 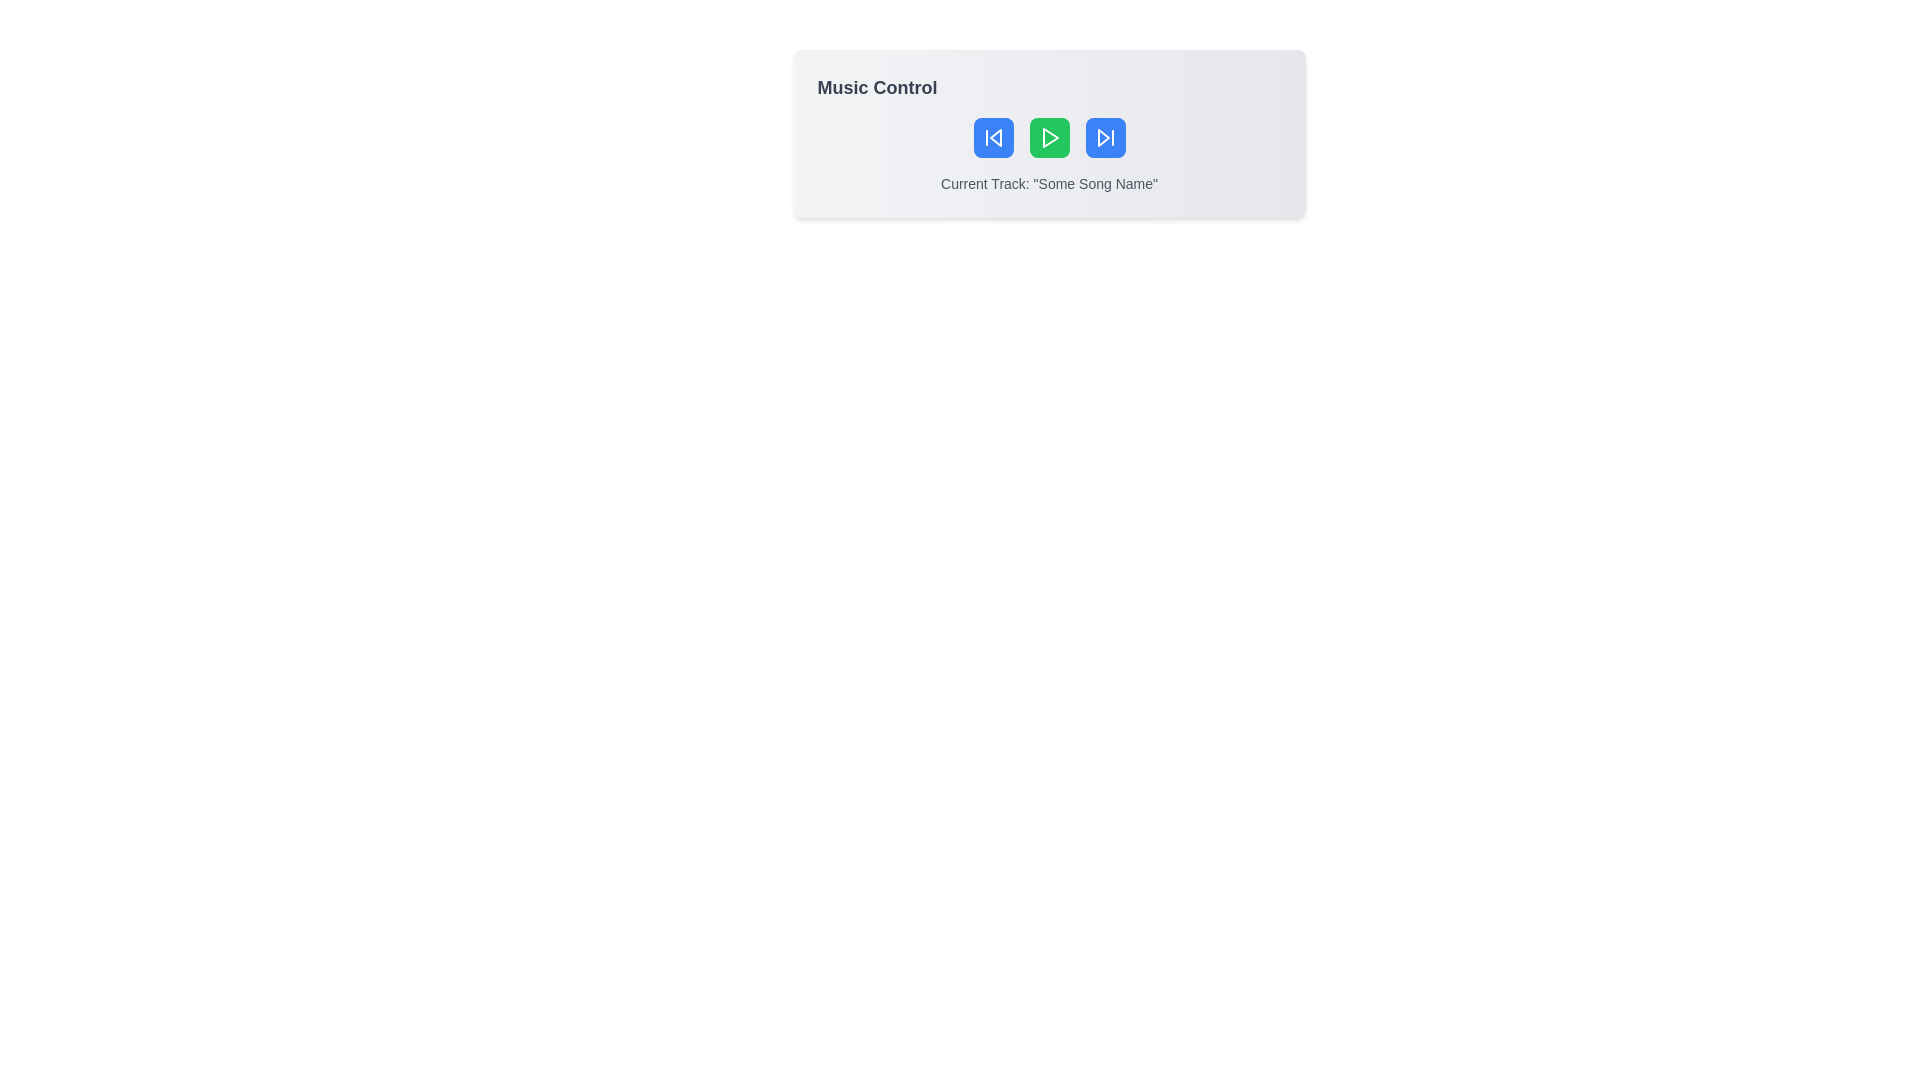 What do you see at coordinates (1048, 137) in the screenshot?
I see `the triangular play icon inside the green circular button in the 'Music Control' interface to visualize the hover effect` at bounding box center [1048, 137].